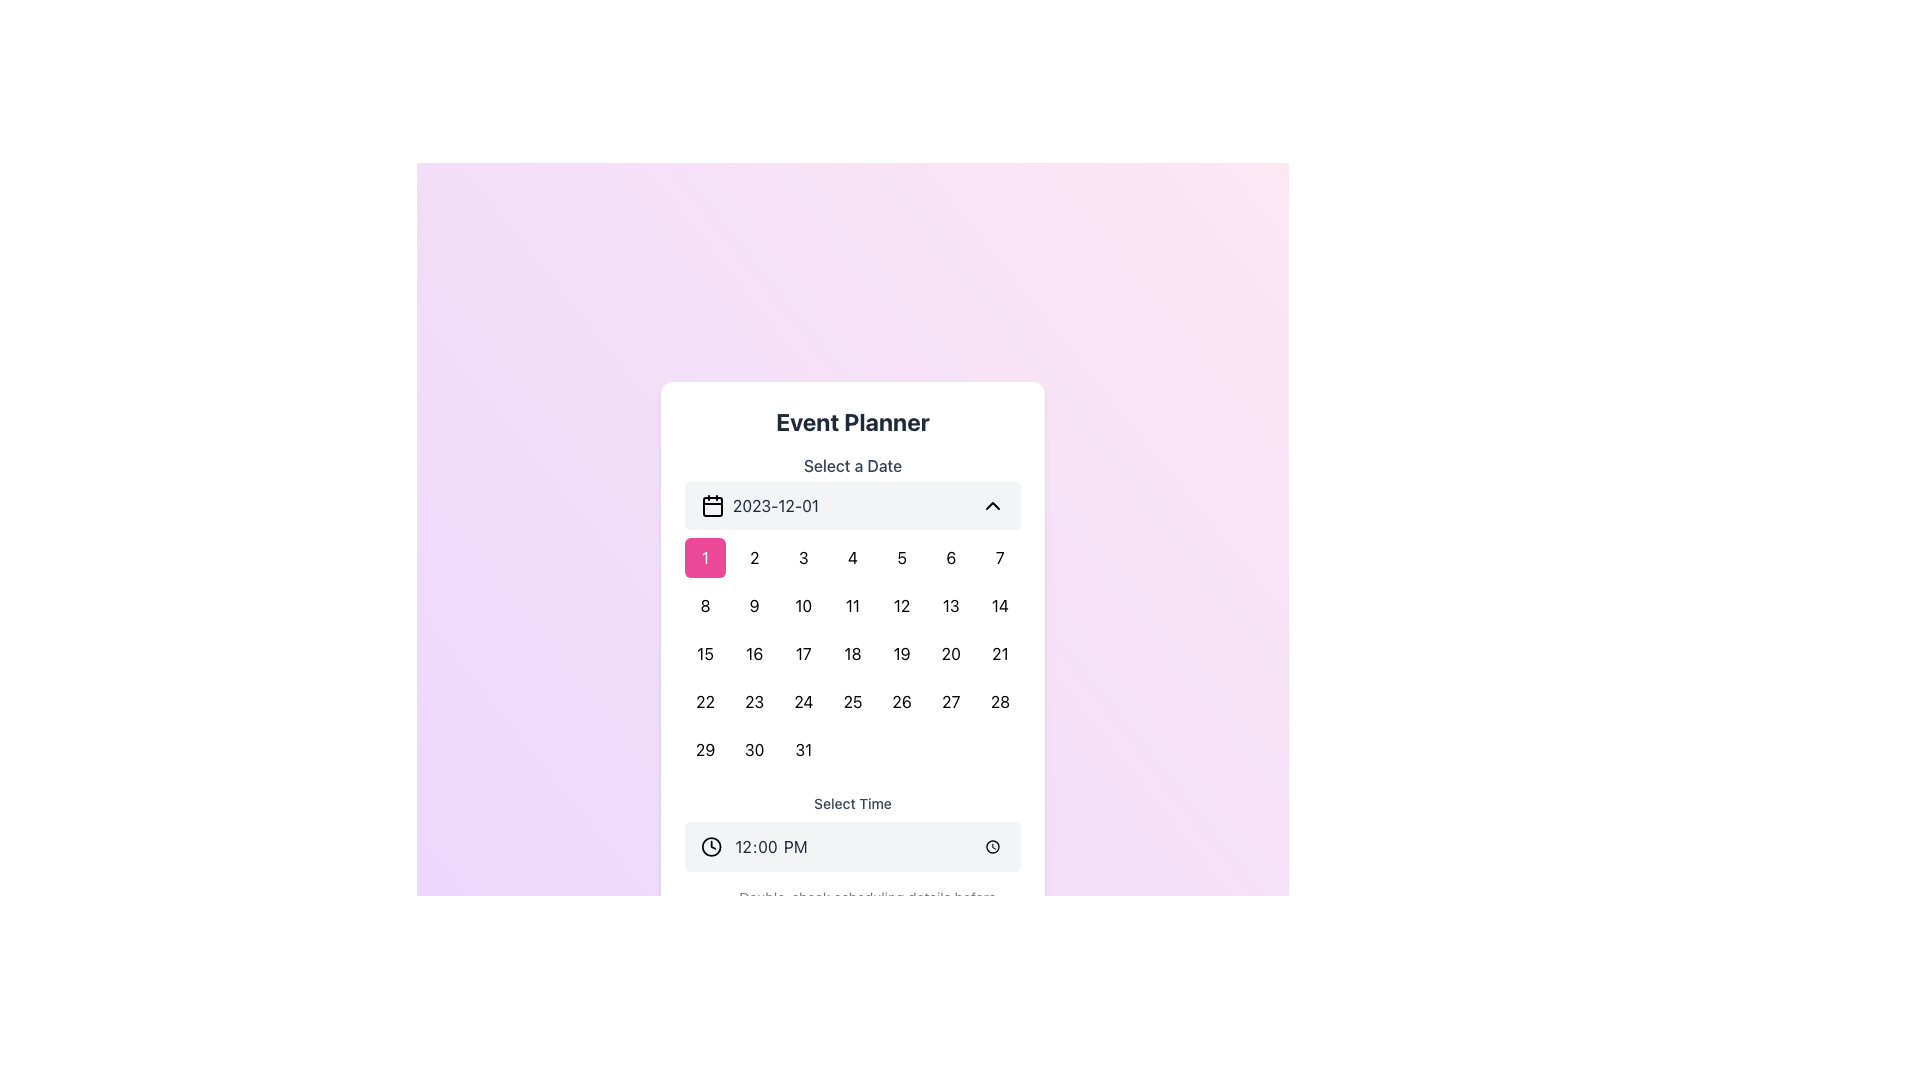 The height and width of the screenshot is (1080, 1920). What do you see at coordinates (853, 466) in the screenshot?
I see `the text label indicating the purpose of the following date selection input area, which is located under the main heading 'Event Planner' and centered horizontally near the top of the calendar interface` at bounding box center [853, 466].